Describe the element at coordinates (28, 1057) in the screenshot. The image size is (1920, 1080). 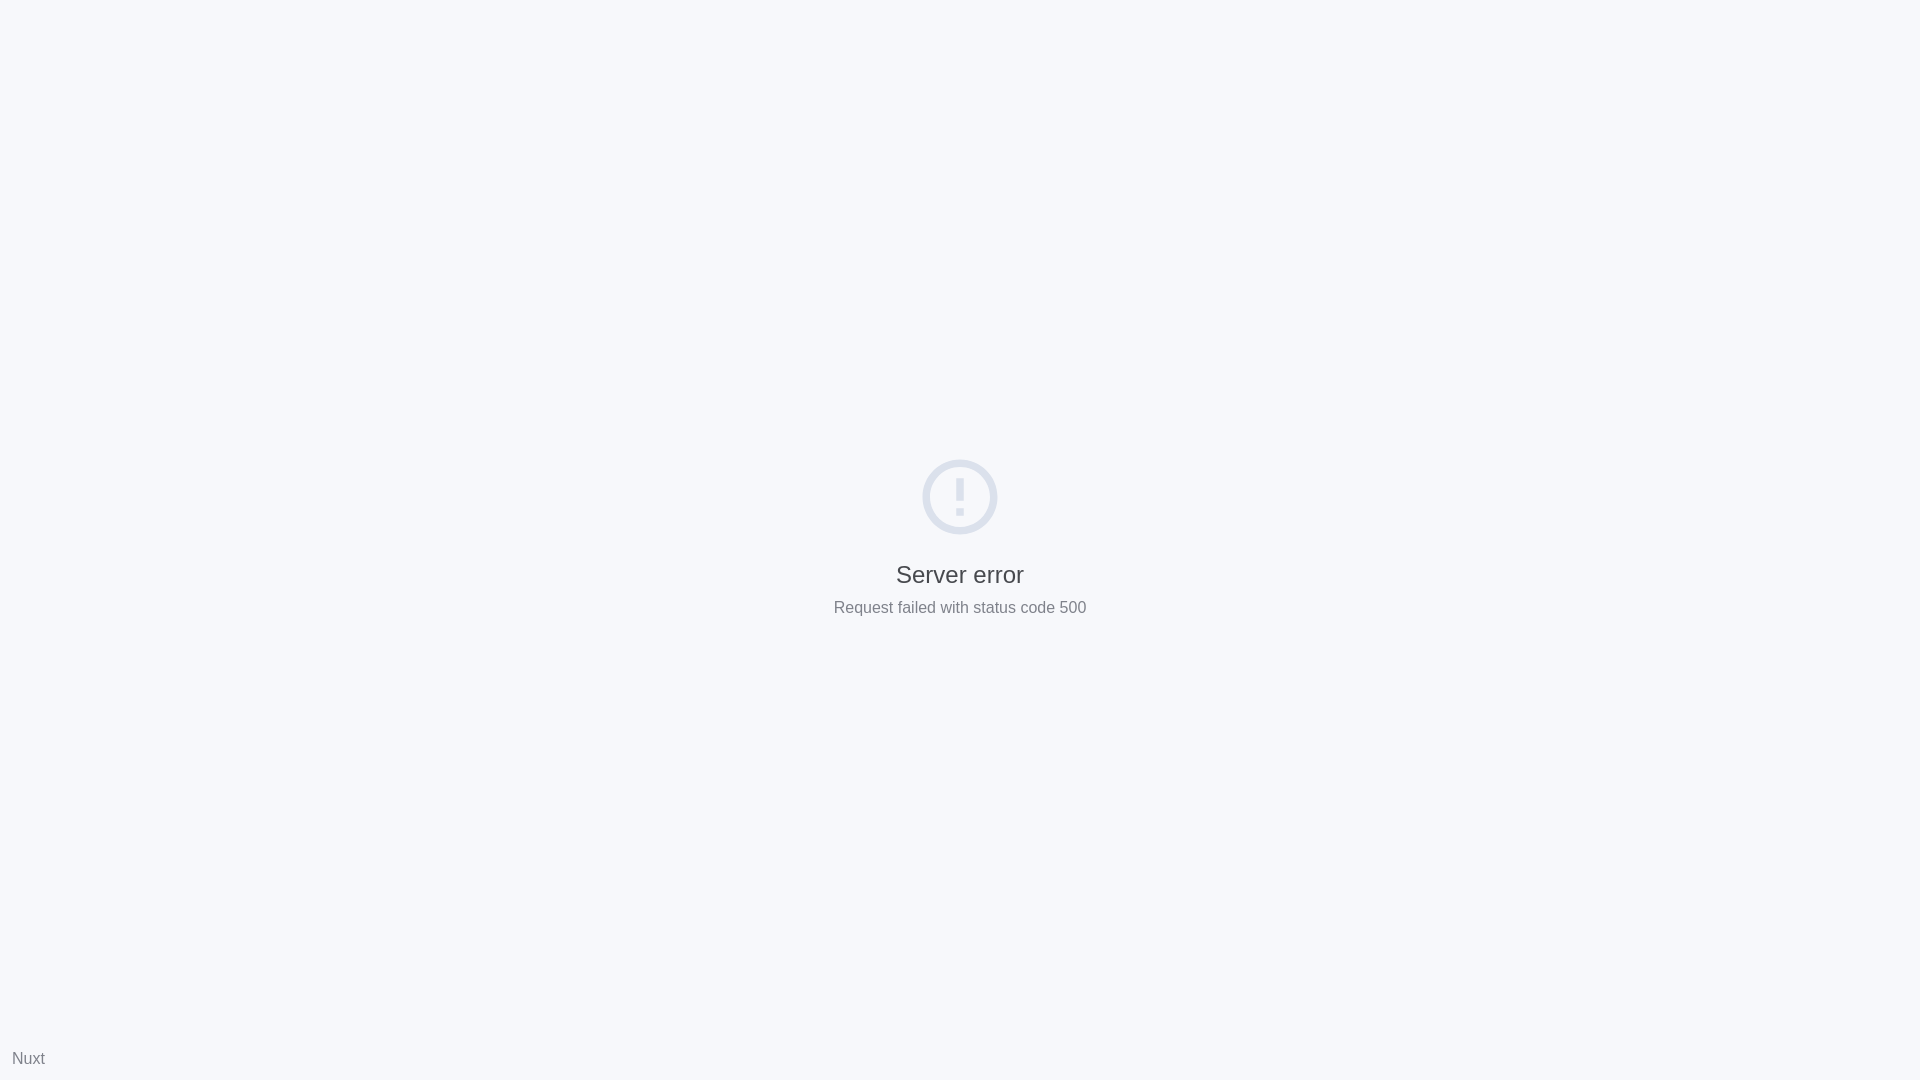
I see `'Nuxt'` at that location.